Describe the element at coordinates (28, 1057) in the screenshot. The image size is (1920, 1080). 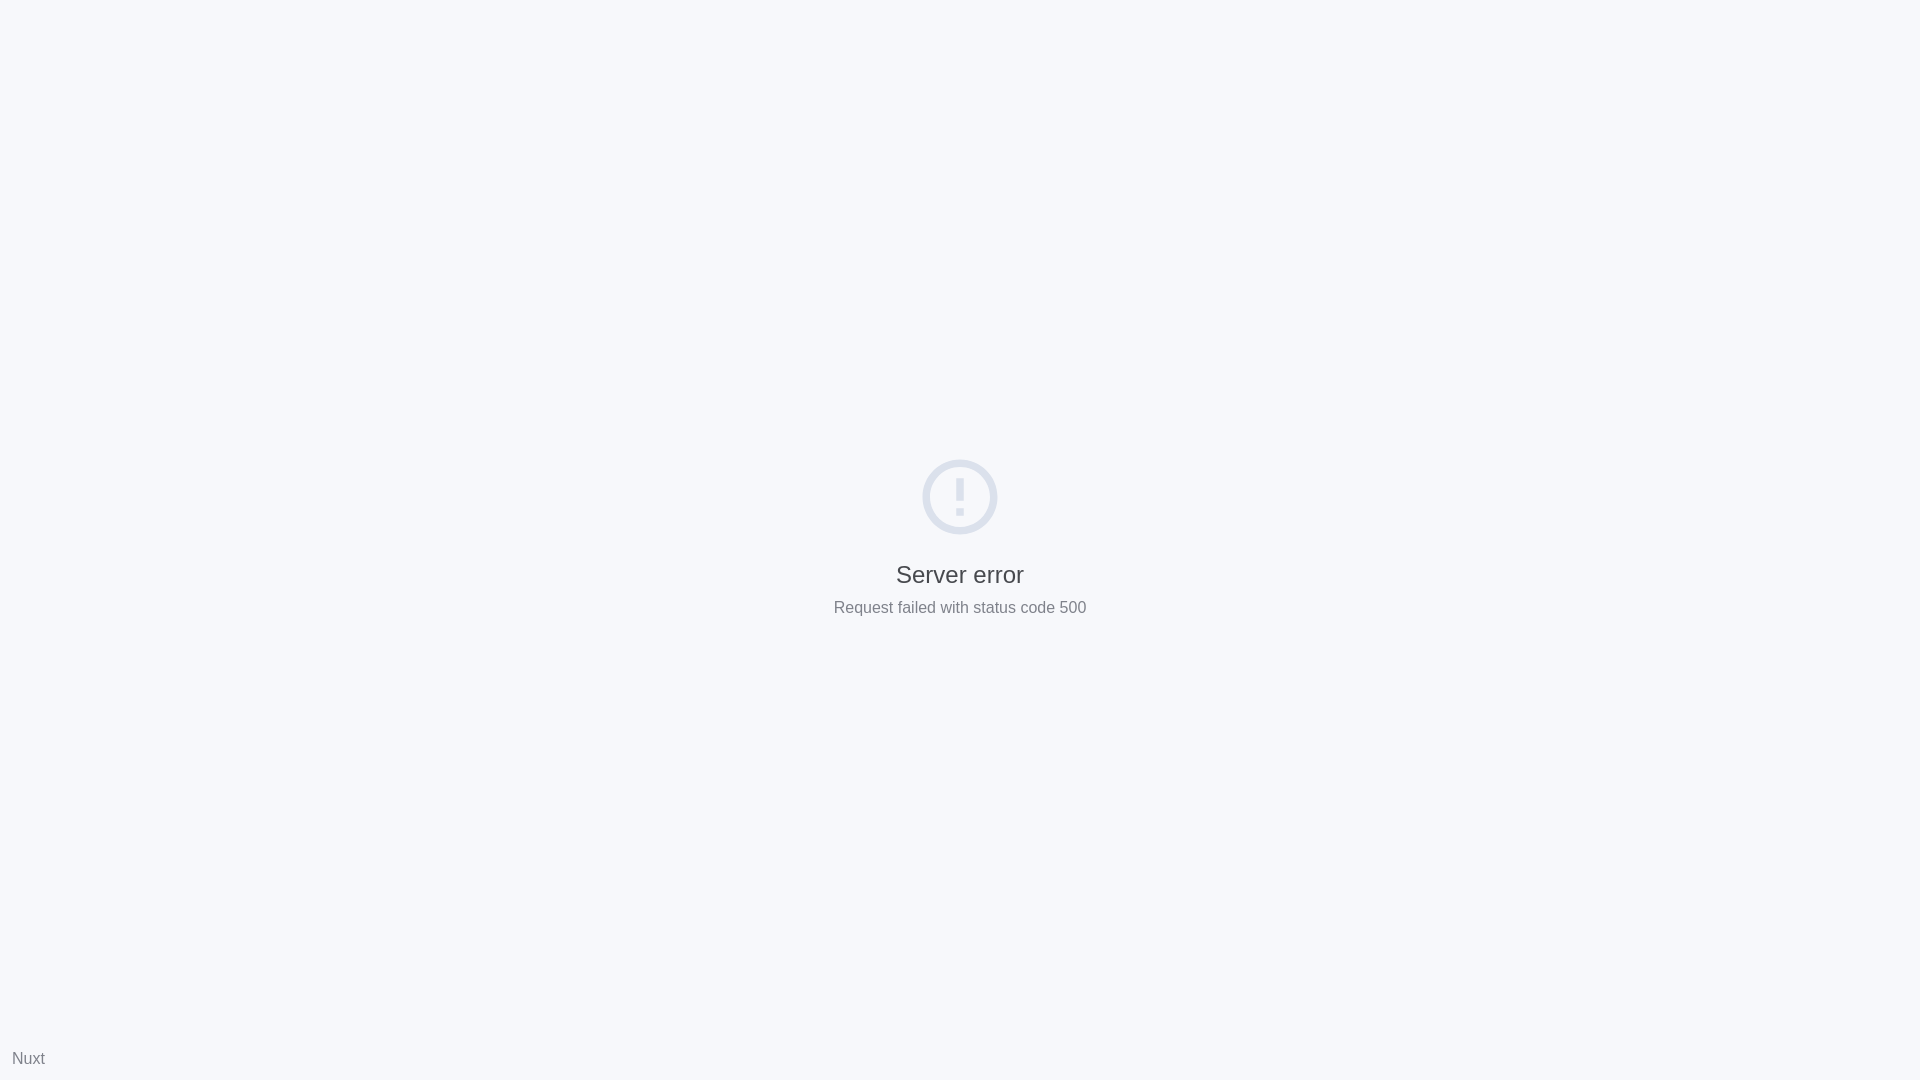
I see `'Nuxt'` at that location.